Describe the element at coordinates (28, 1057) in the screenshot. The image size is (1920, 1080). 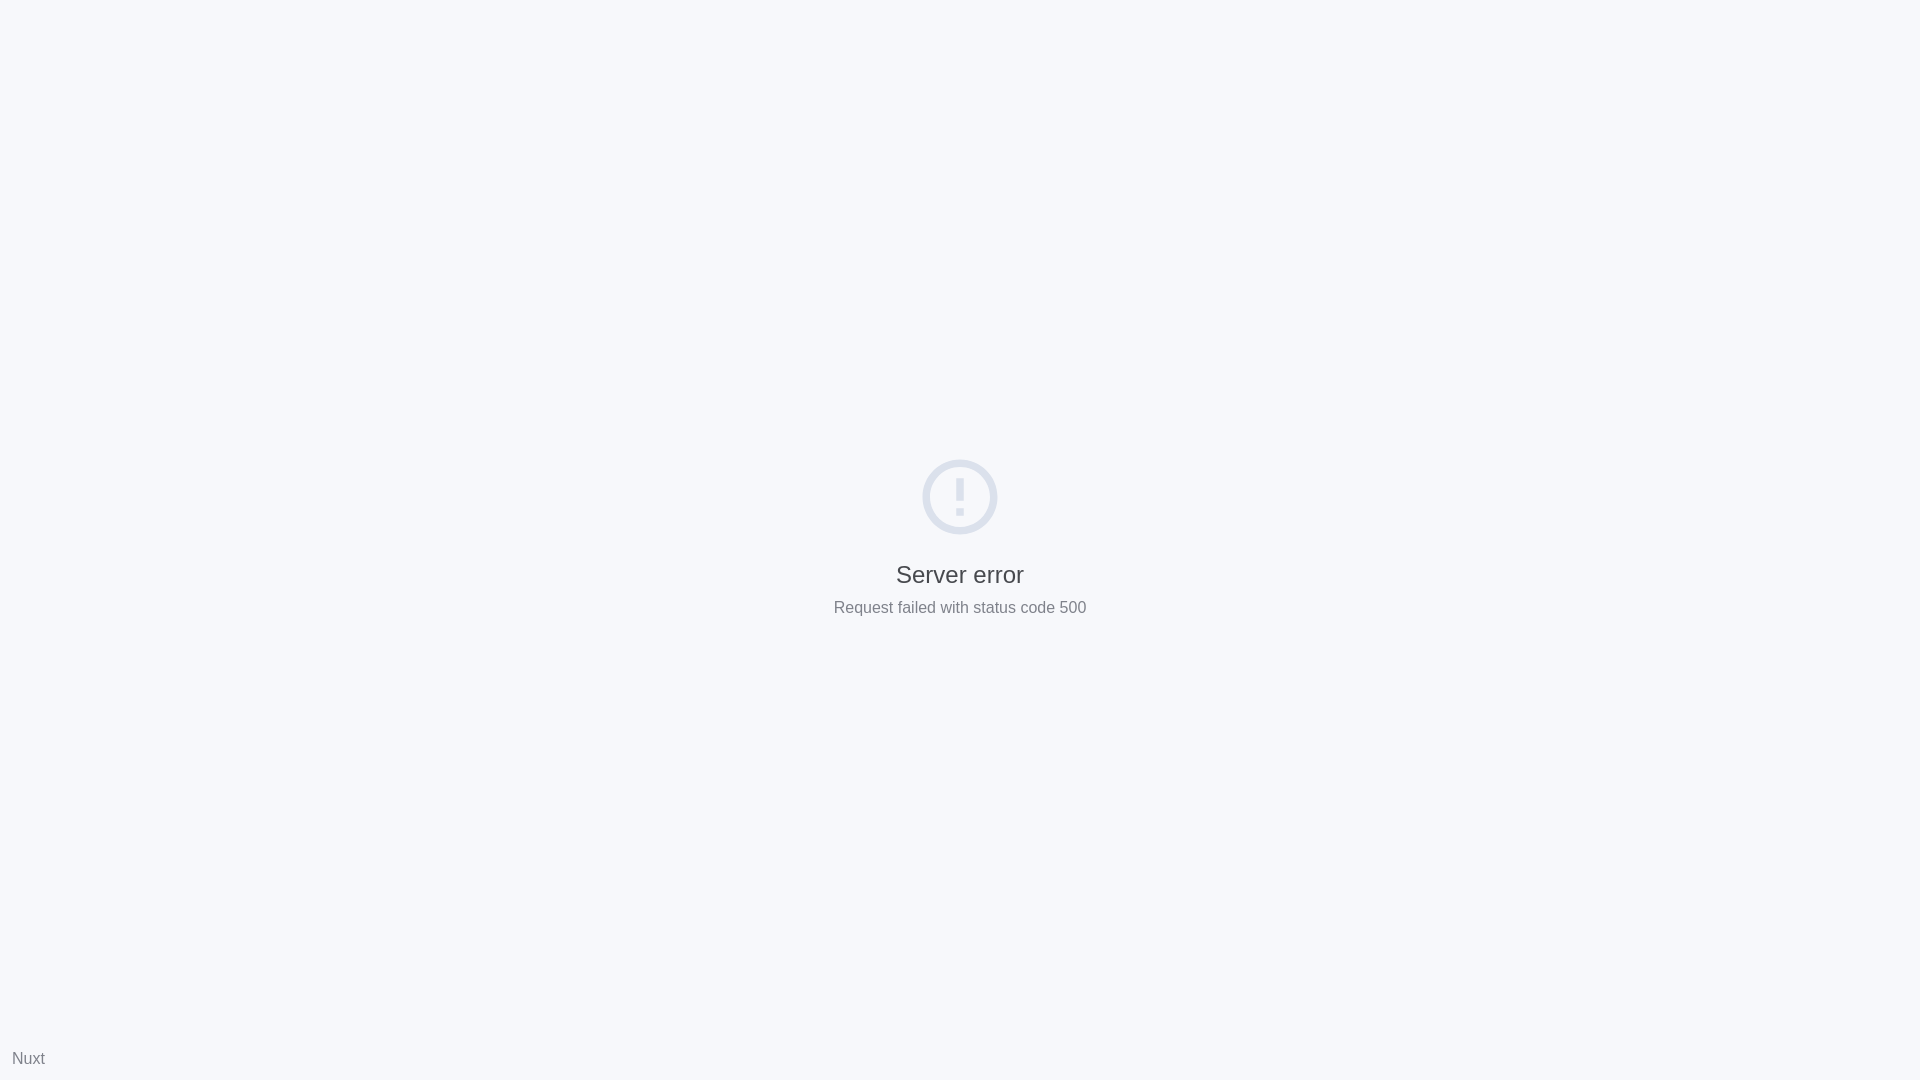
I see `'Nuxt'` at that location.